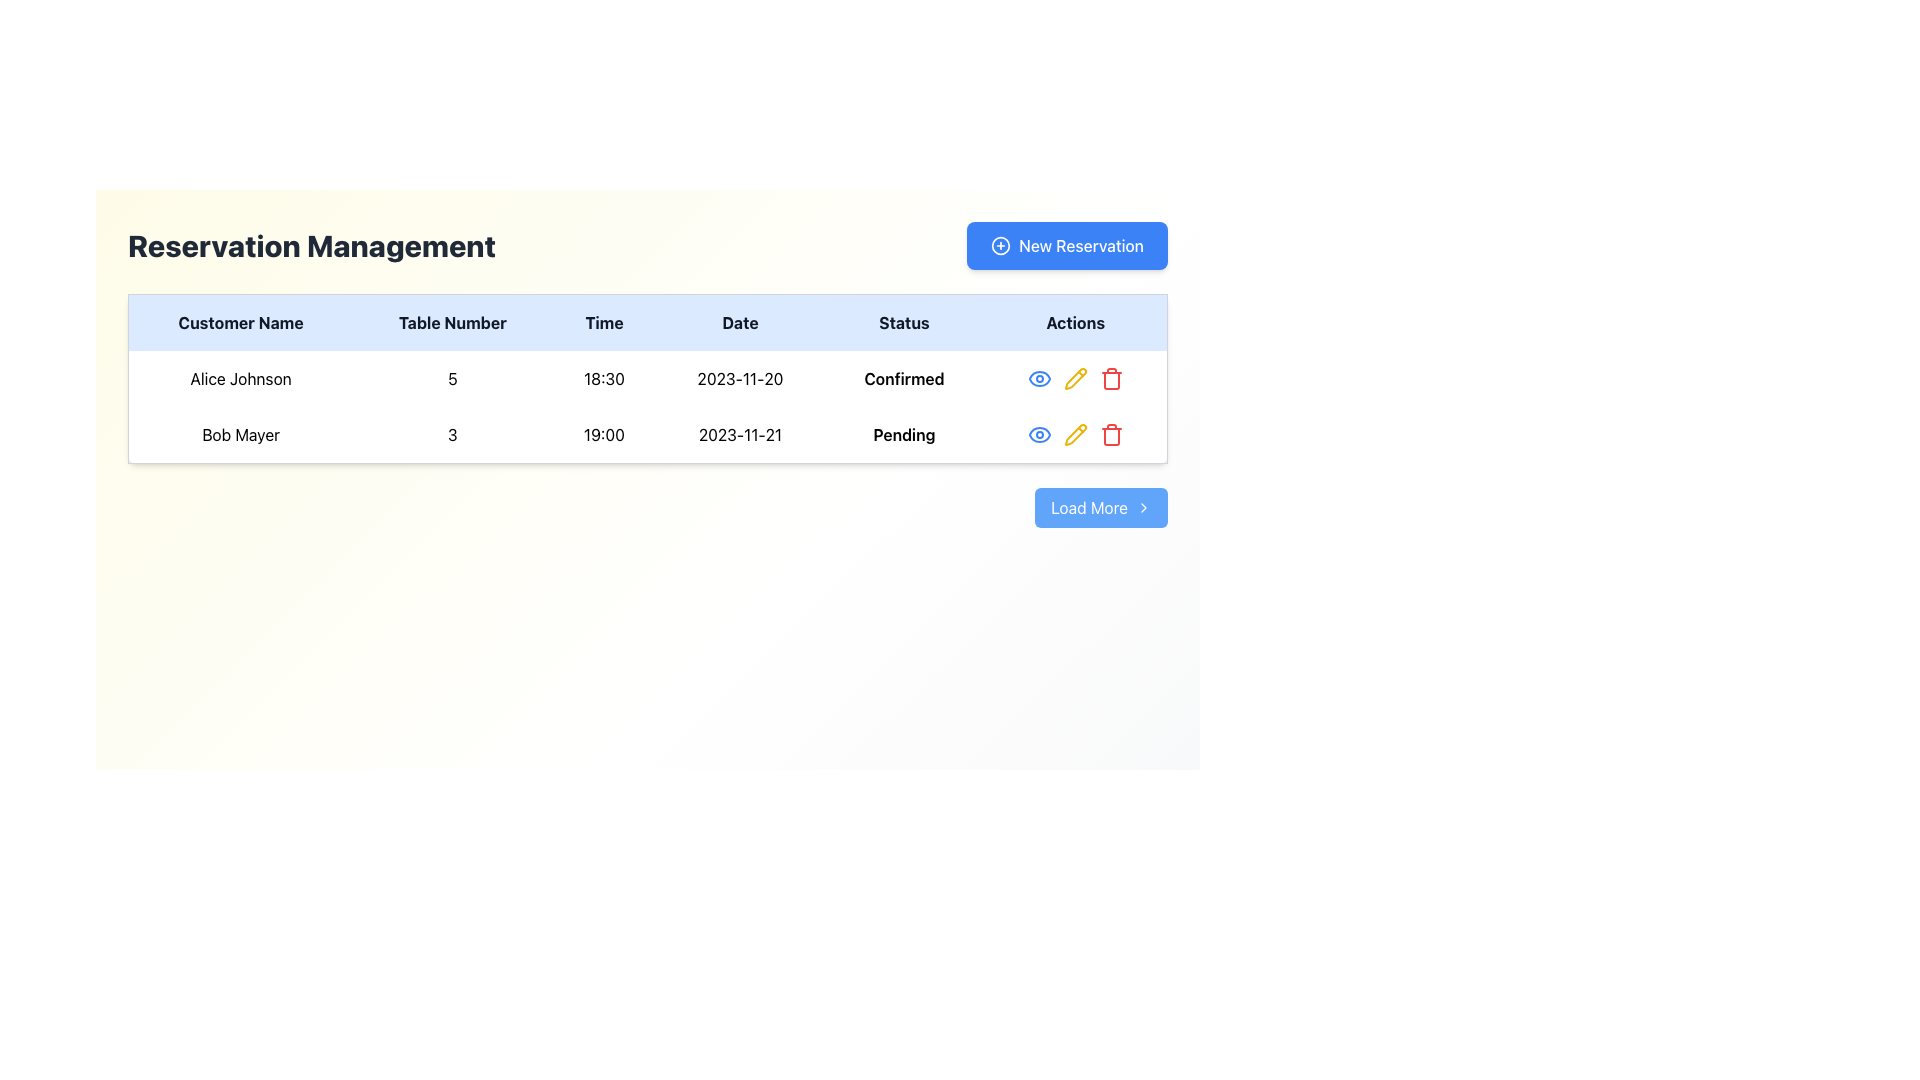 Image resolution: width=1920 pixels, height=1080 pixels. What do you see at coordinates (1039, 378) in the screenshot?
I see `the first icon button in the 'Actions' column of the table` at bounding box center [1039, 378].